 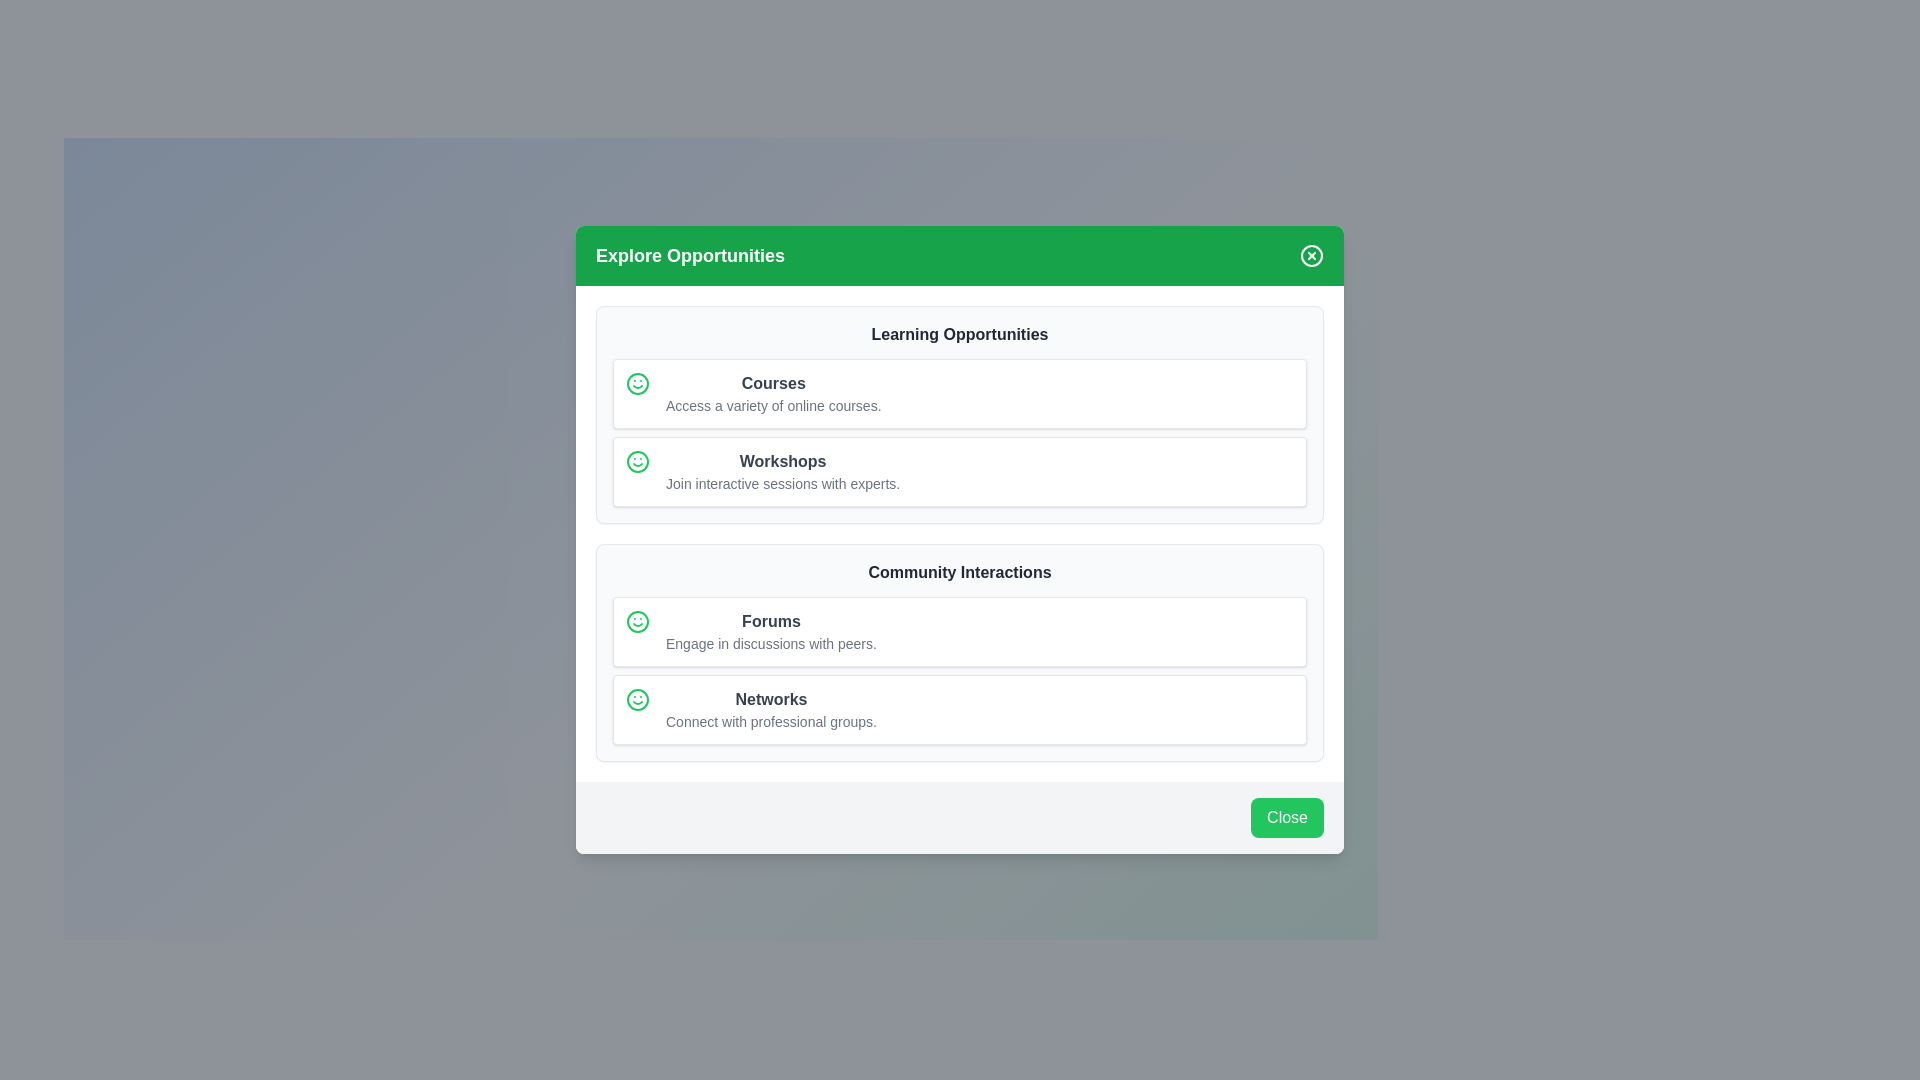 What do you see at coordinates (782, 471) in the screenshot?
I see `information in the 'Workshops' informational card located in the 'Learning Opportunities' section, positioned between the 'Courses' and 'Forums' cards` at bounding box center [782, 471].